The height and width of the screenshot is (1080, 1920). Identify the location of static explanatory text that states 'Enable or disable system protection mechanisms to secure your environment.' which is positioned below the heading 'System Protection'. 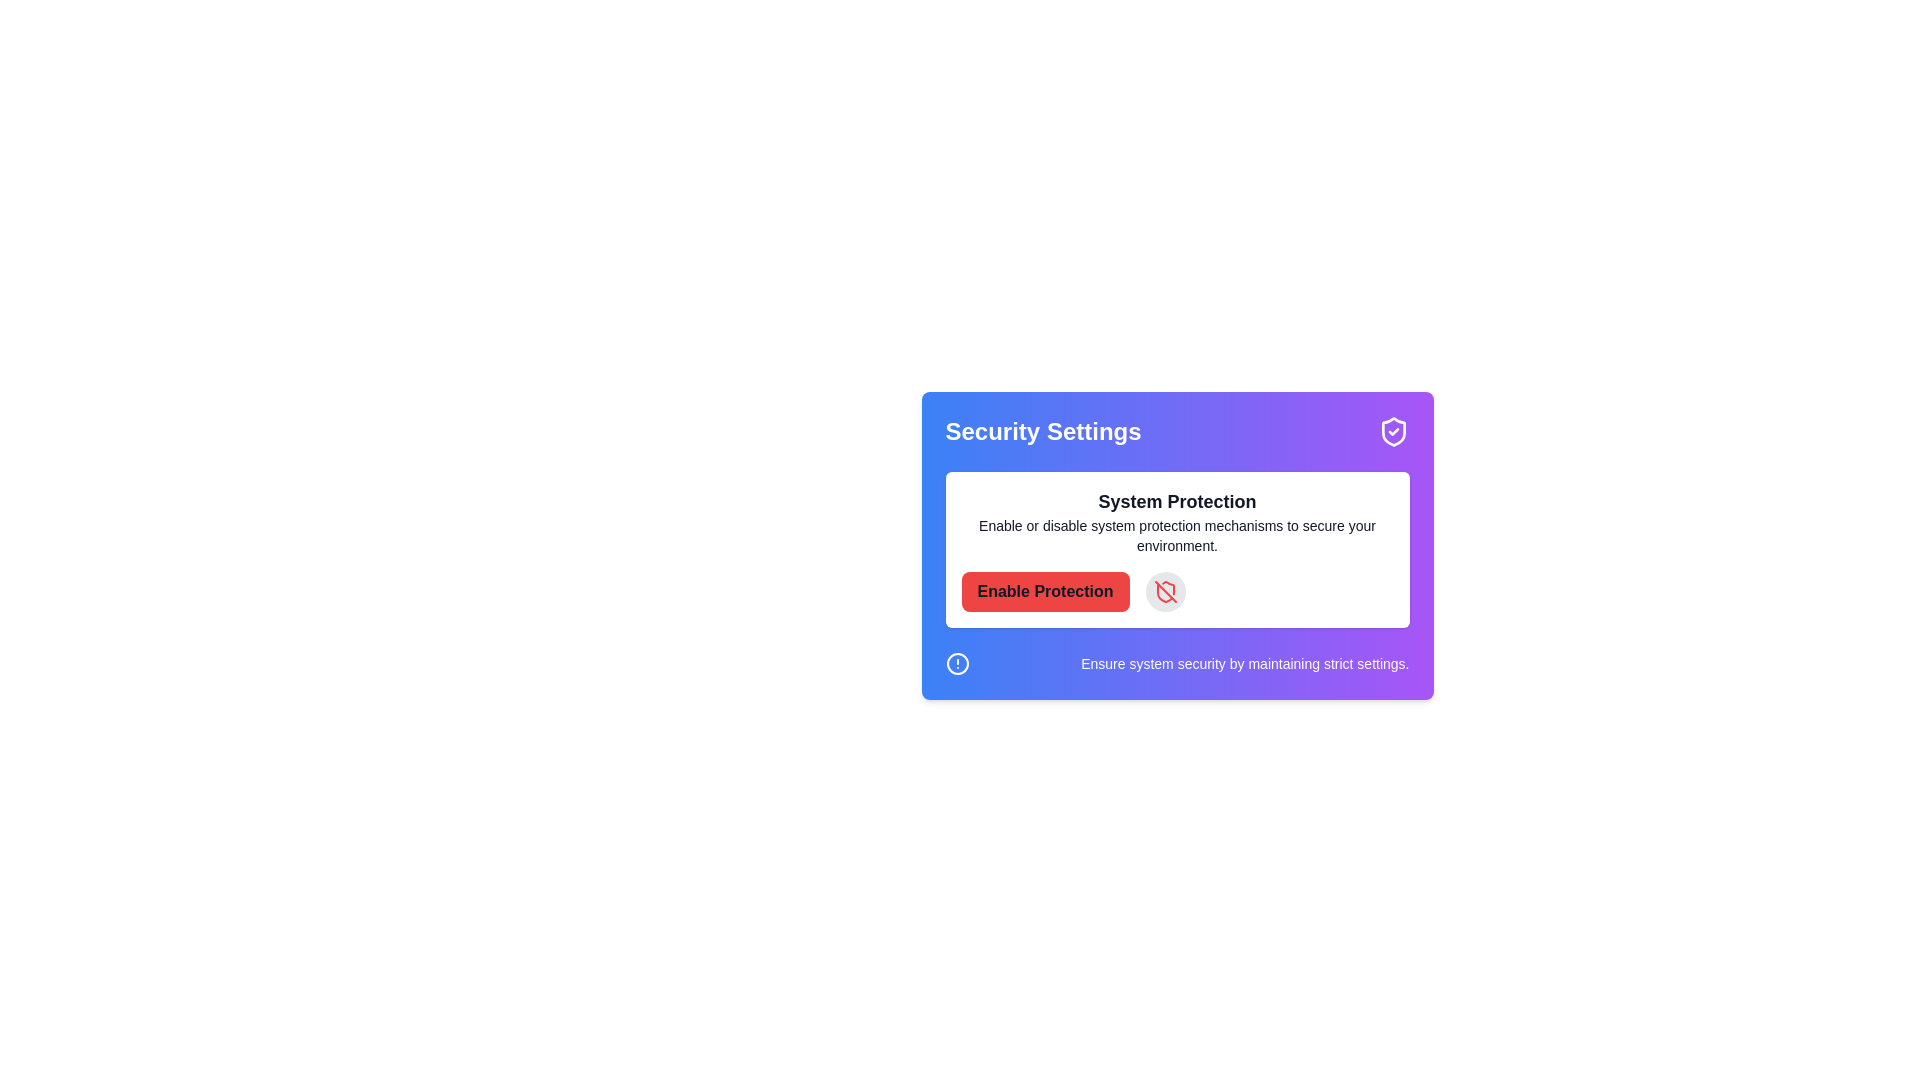
(1177, 535).